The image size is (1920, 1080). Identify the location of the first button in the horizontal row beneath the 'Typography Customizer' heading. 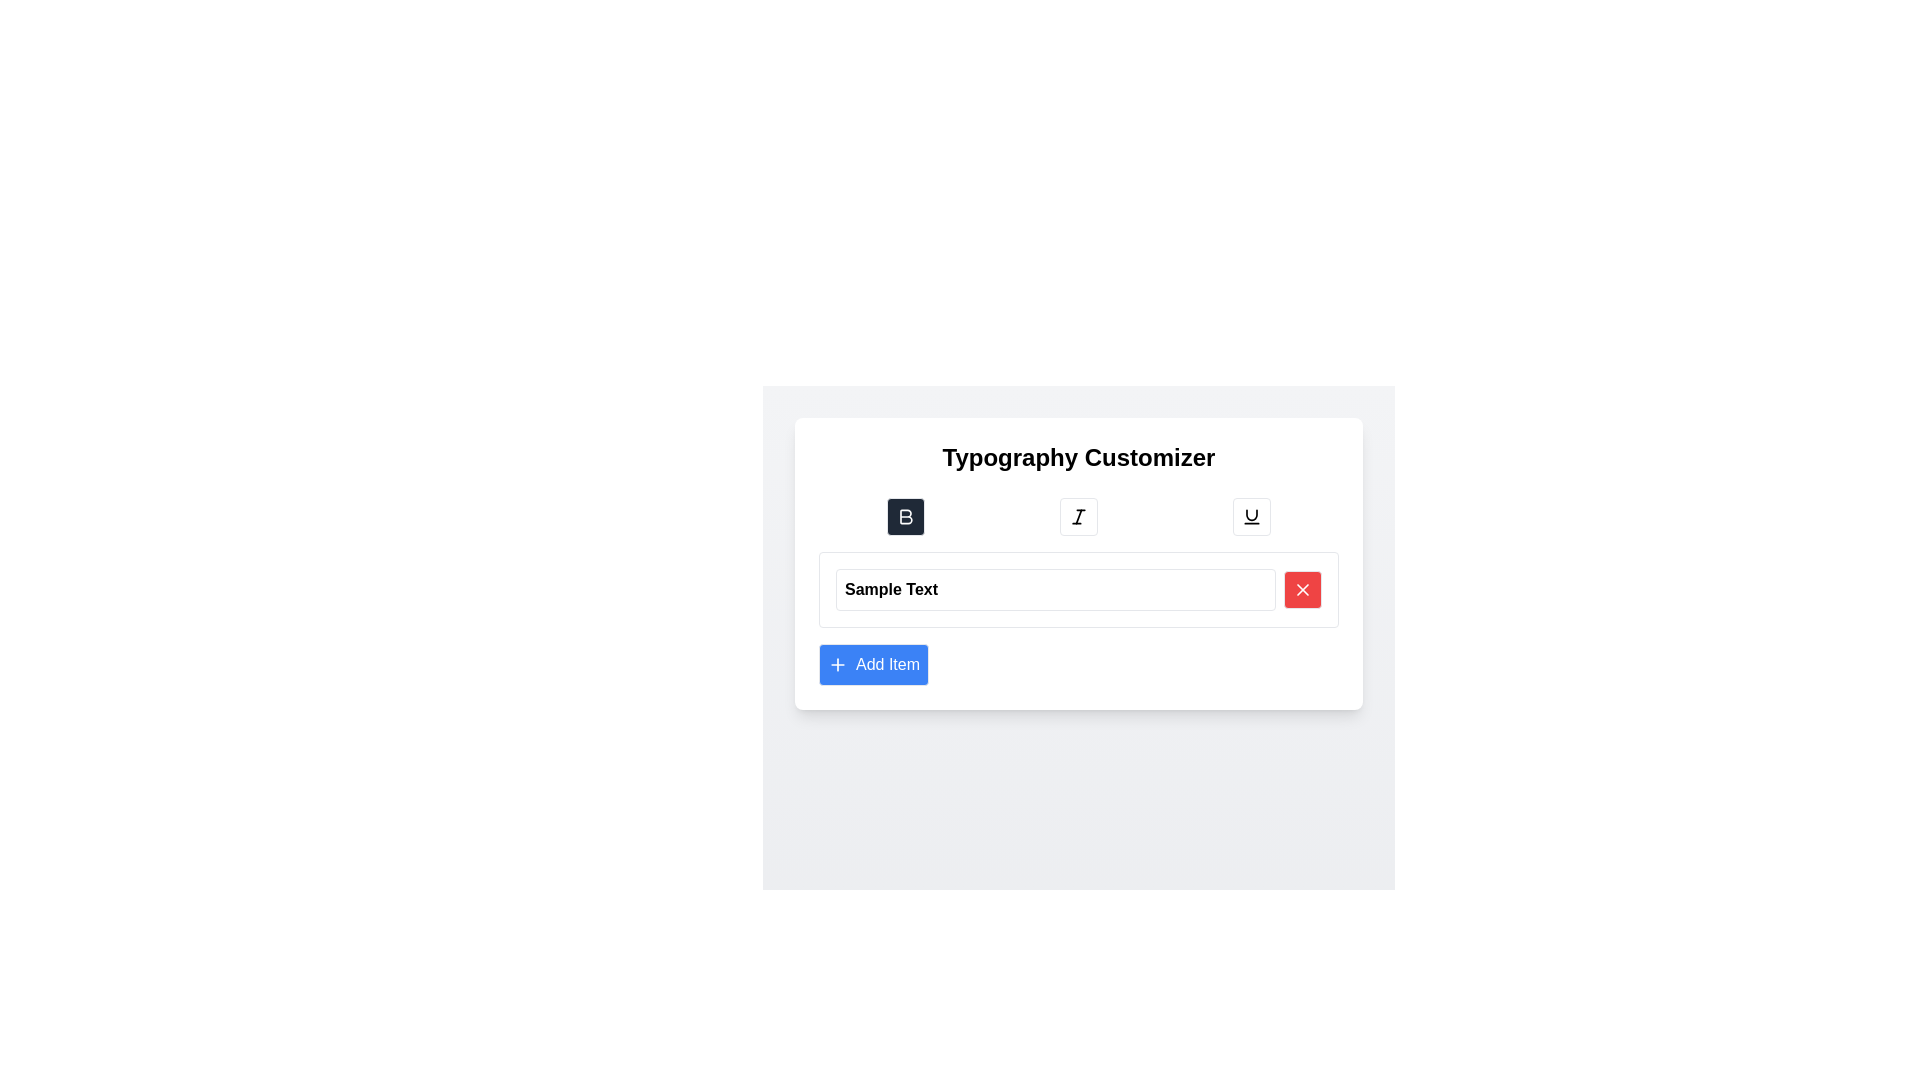
(904, 515).